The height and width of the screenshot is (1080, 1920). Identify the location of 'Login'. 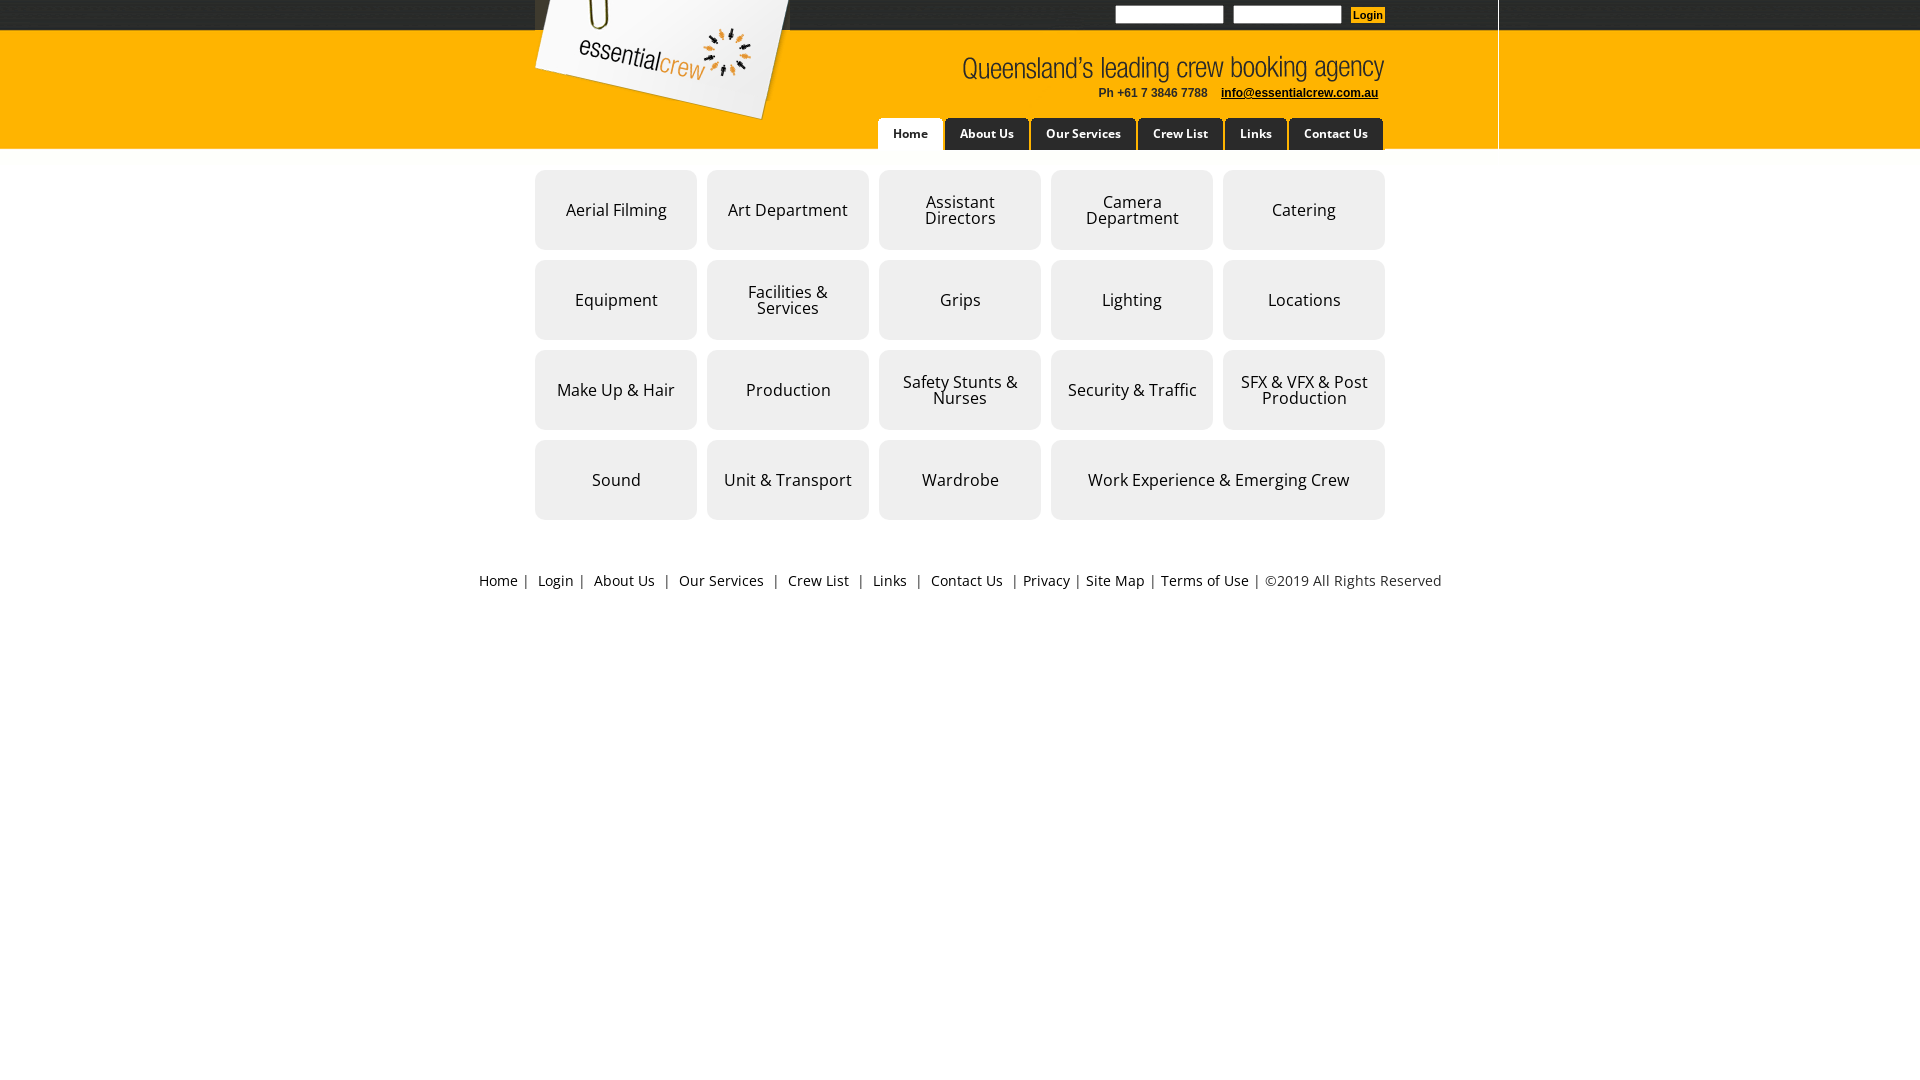
(556, 580).